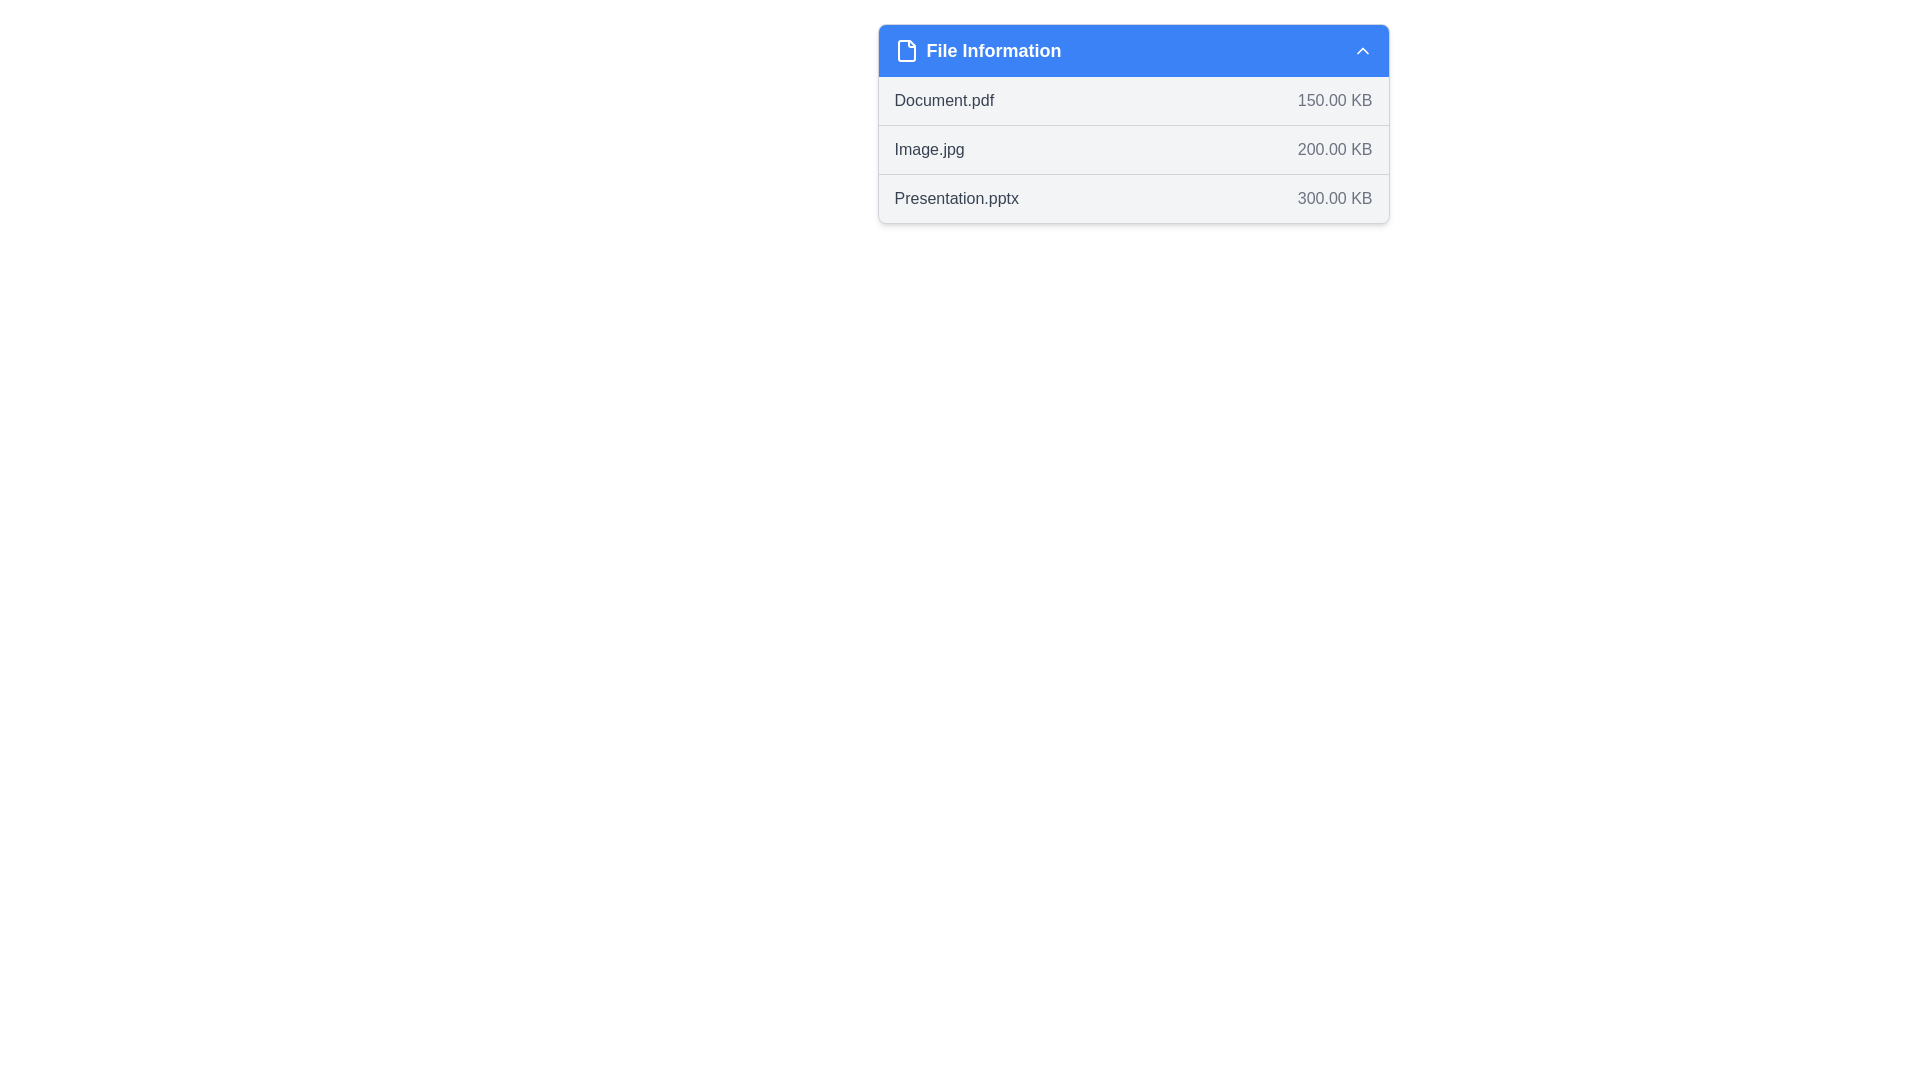  I want to click on text displayed on the label with an icon that serves as a title for the section indicating file details, located at the top-left corner of the header section of the widget, so click(978, 49).